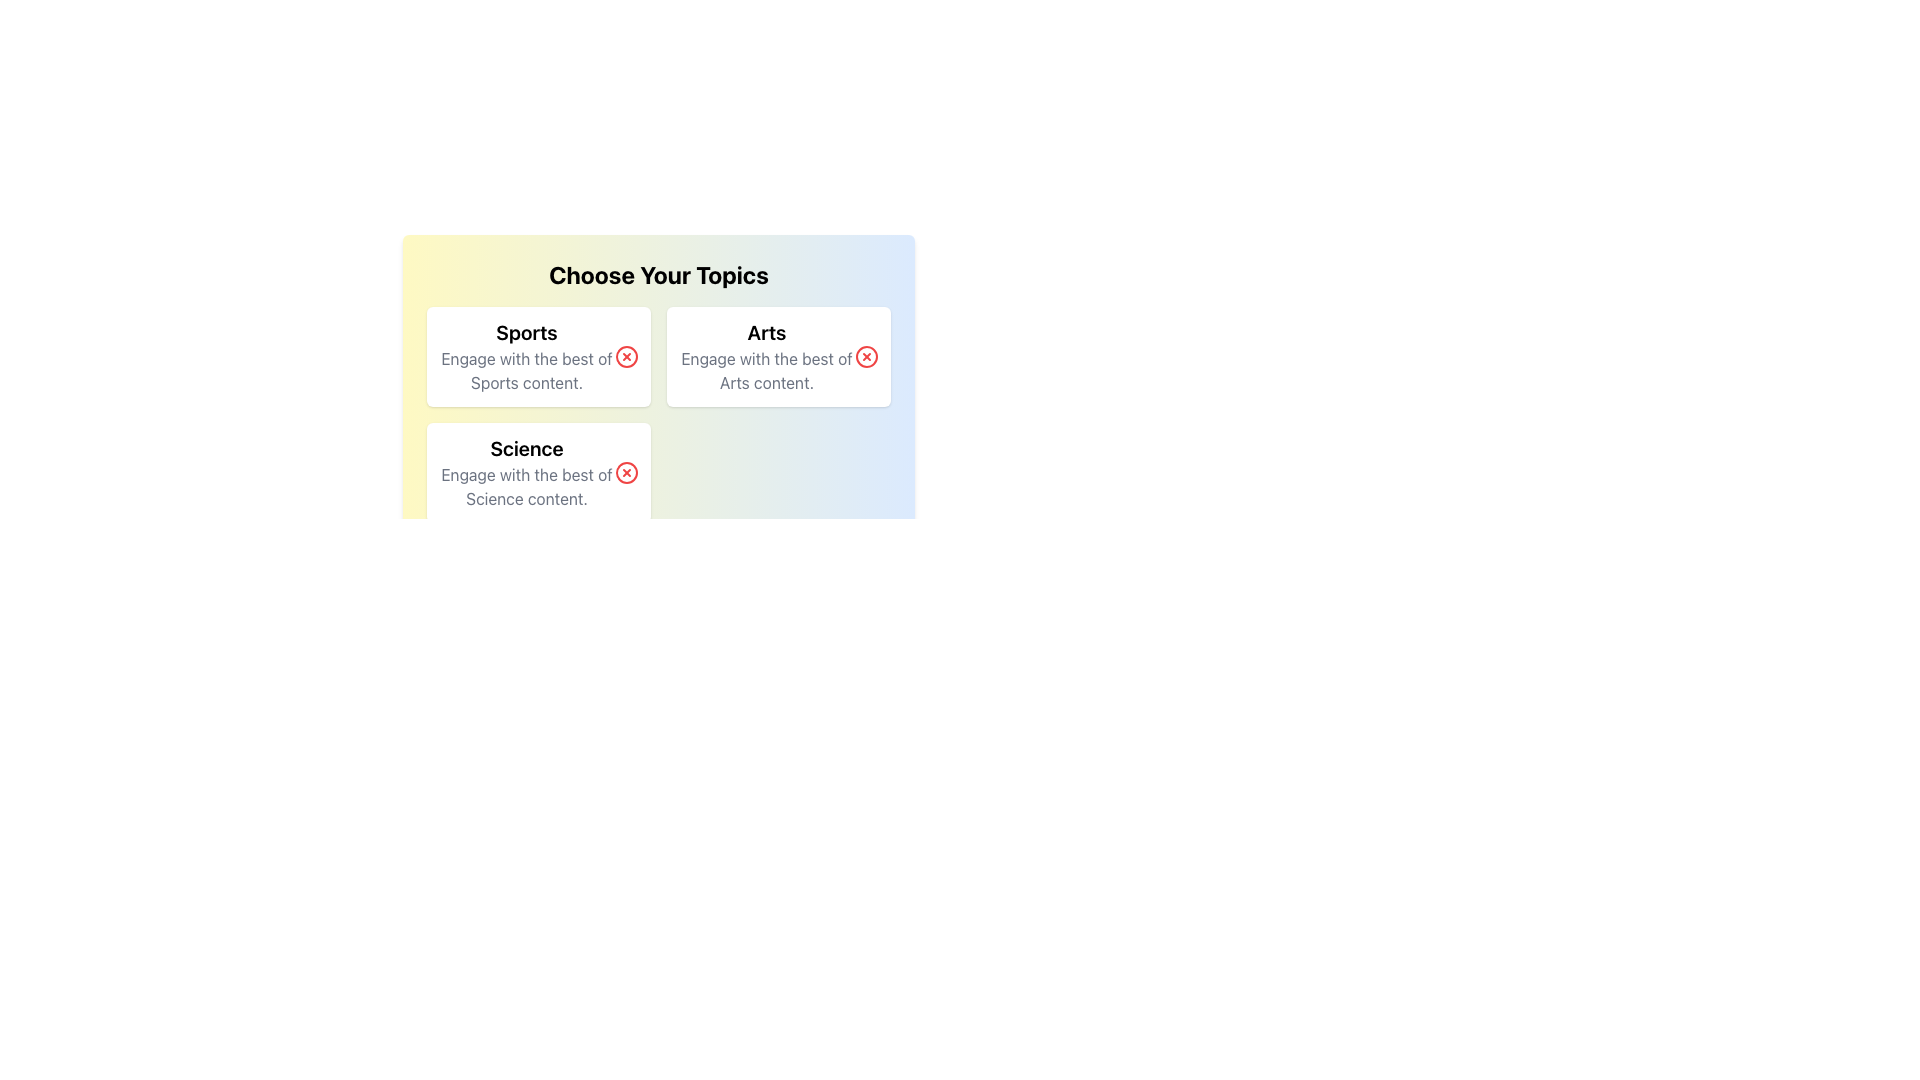  What do you see at coordinates (658, 274) in the screenshot?
I see `the bold text header labeled 'Choose Your Topics', which is prominently displayed at the top of the section, above the selection cards for 'Sports', 'Arts', and 'Science'` at bounding box center [658, 274].